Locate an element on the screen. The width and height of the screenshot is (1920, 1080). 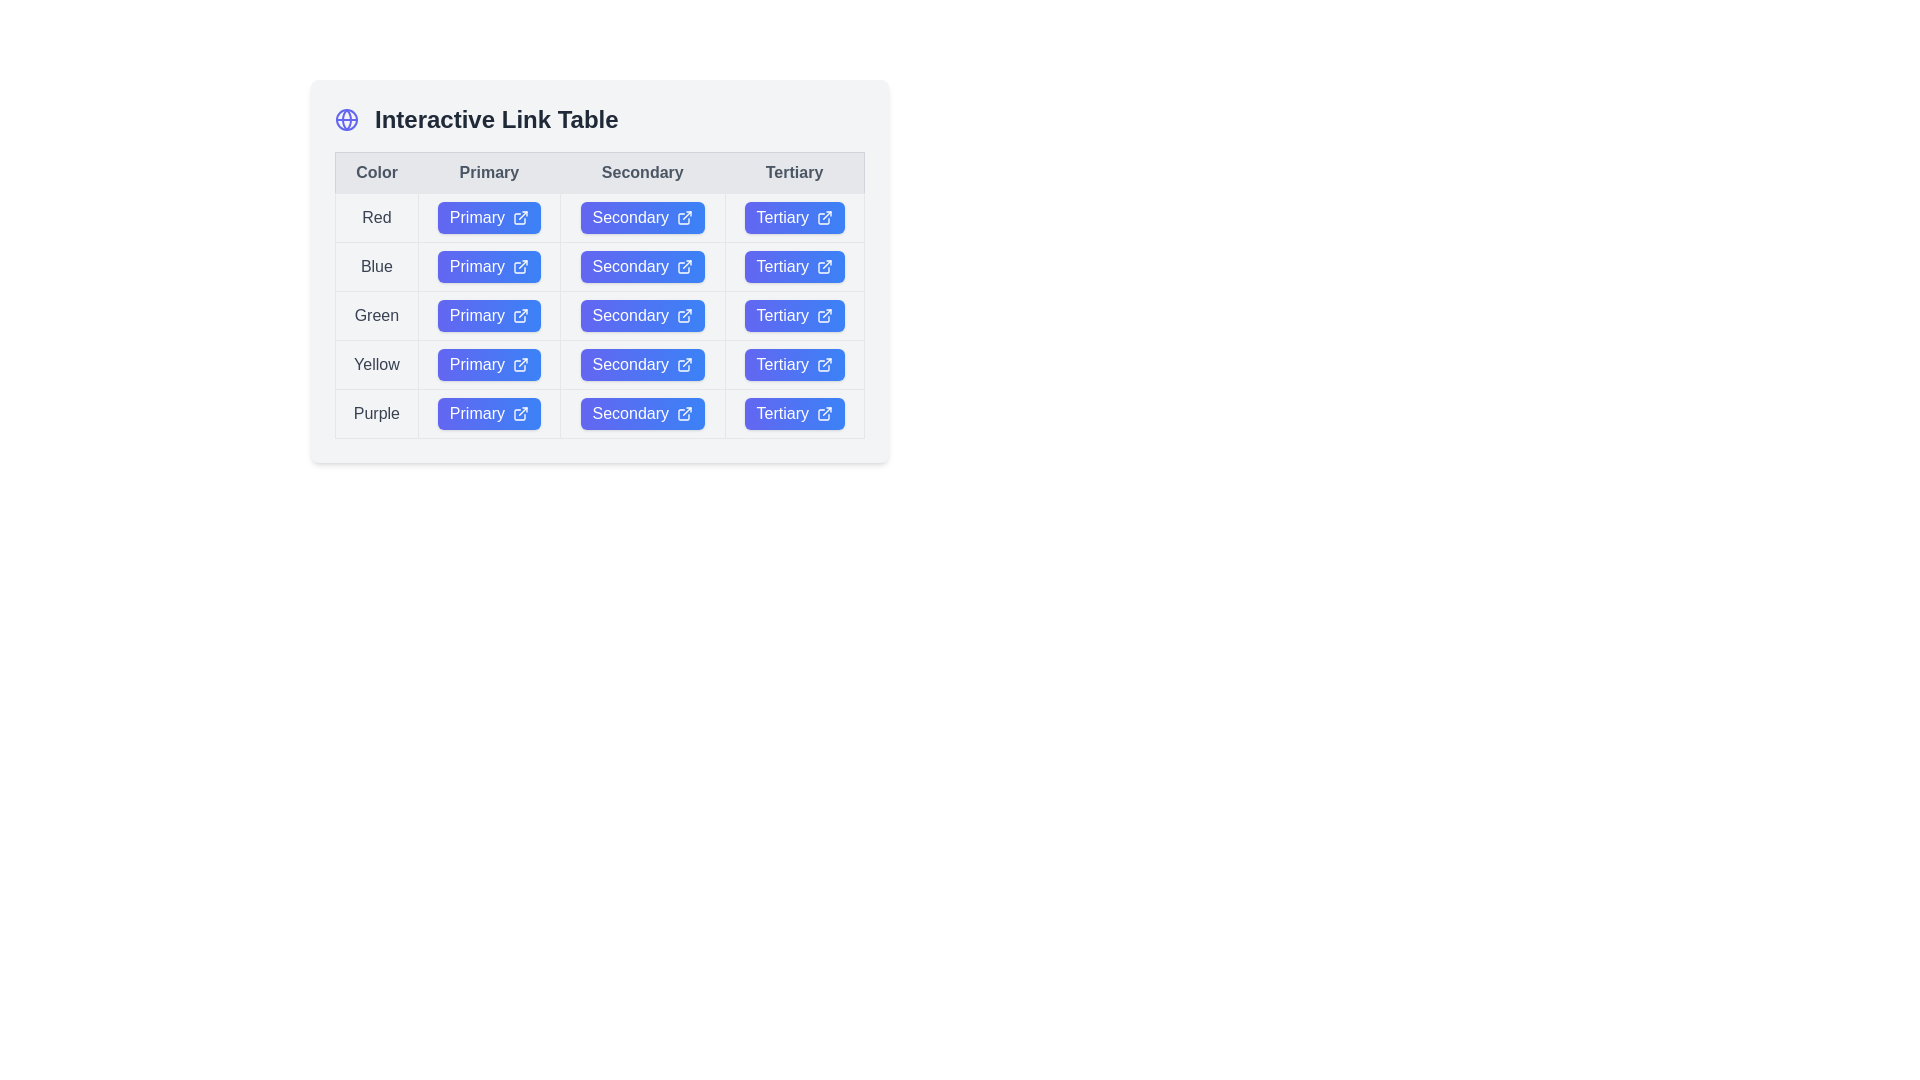
the clickable button in the 'Primary' column of the 'Interactive Link Table' that links to the 'Yellow' category to visualize effects is located at coordinates (489, 365).